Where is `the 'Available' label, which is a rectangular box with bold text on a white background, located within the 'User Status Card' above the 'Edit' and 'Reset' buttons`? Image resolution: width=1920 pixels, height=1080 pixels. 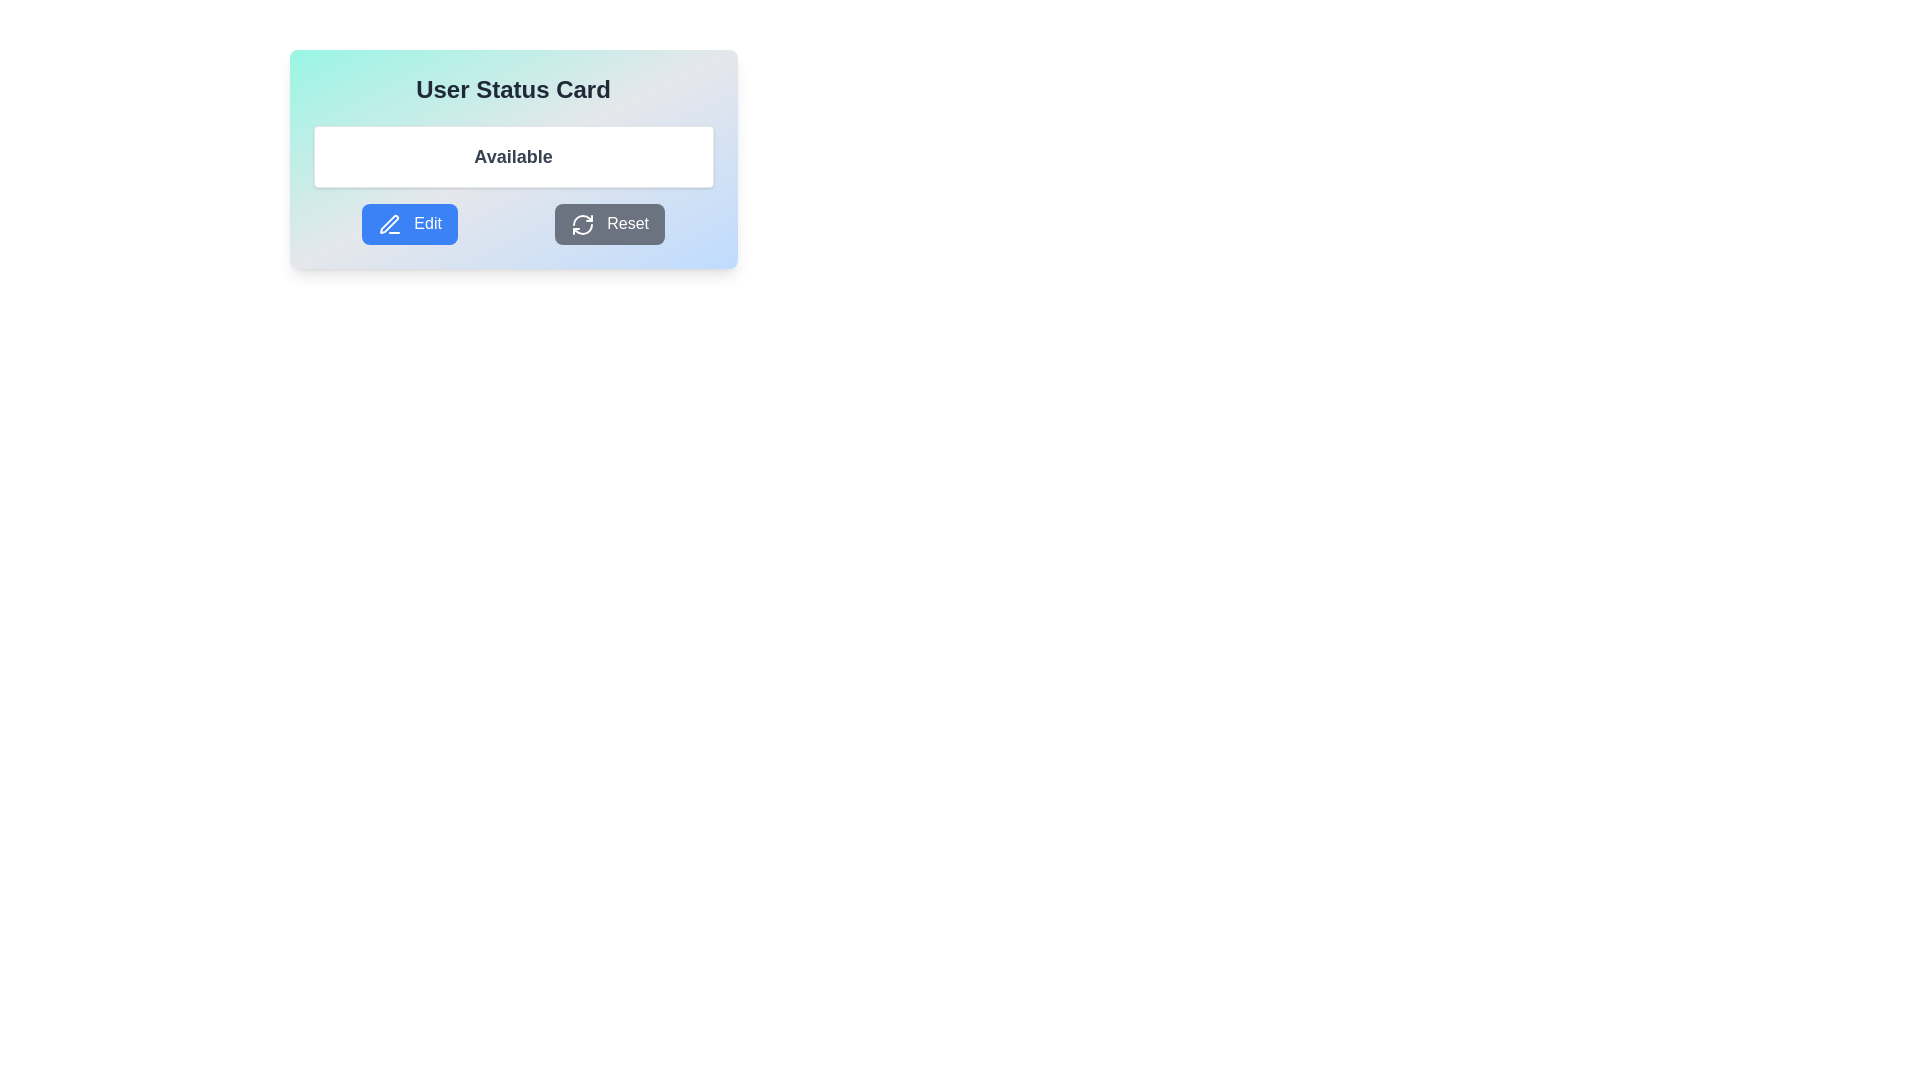
the 'Available' label, which is a rectangular box with bold text on a white background, located within the 'User Status Card' above the 'Edit' and 'Reset' buttons is located at coordinates (513, 156).